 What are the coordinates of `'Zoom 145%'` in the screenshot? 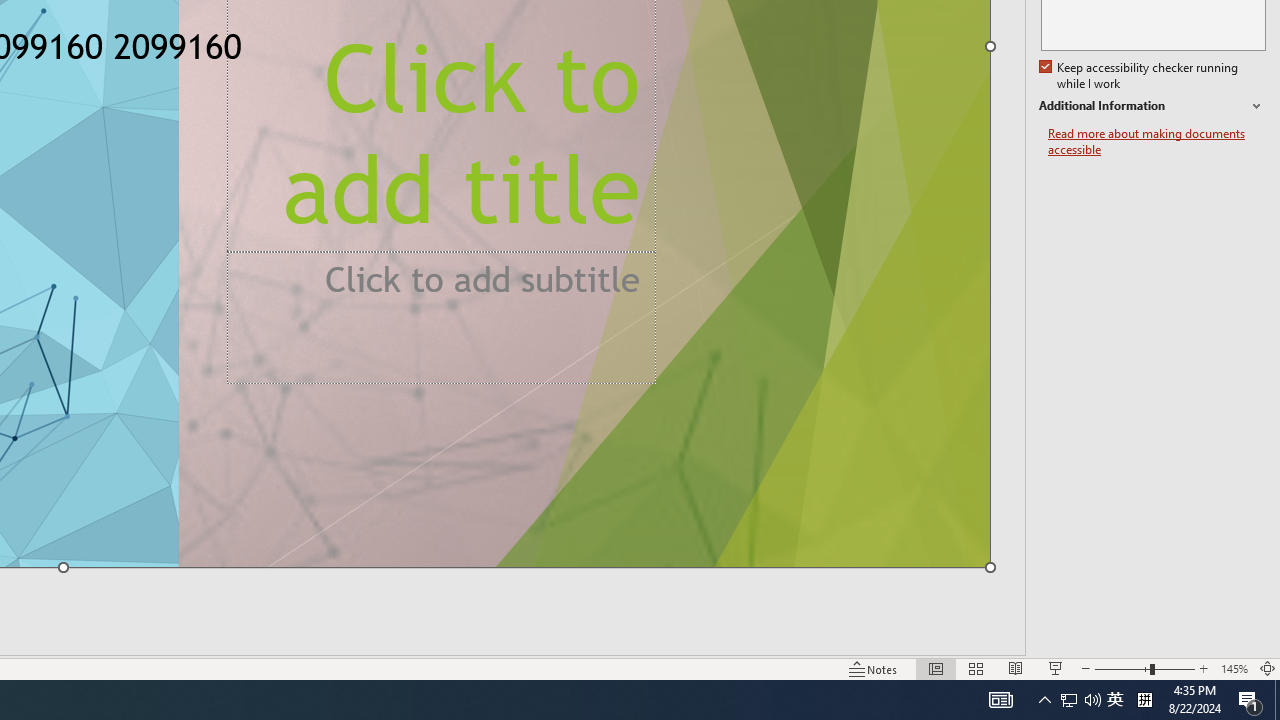 It's located at (1233, 669).